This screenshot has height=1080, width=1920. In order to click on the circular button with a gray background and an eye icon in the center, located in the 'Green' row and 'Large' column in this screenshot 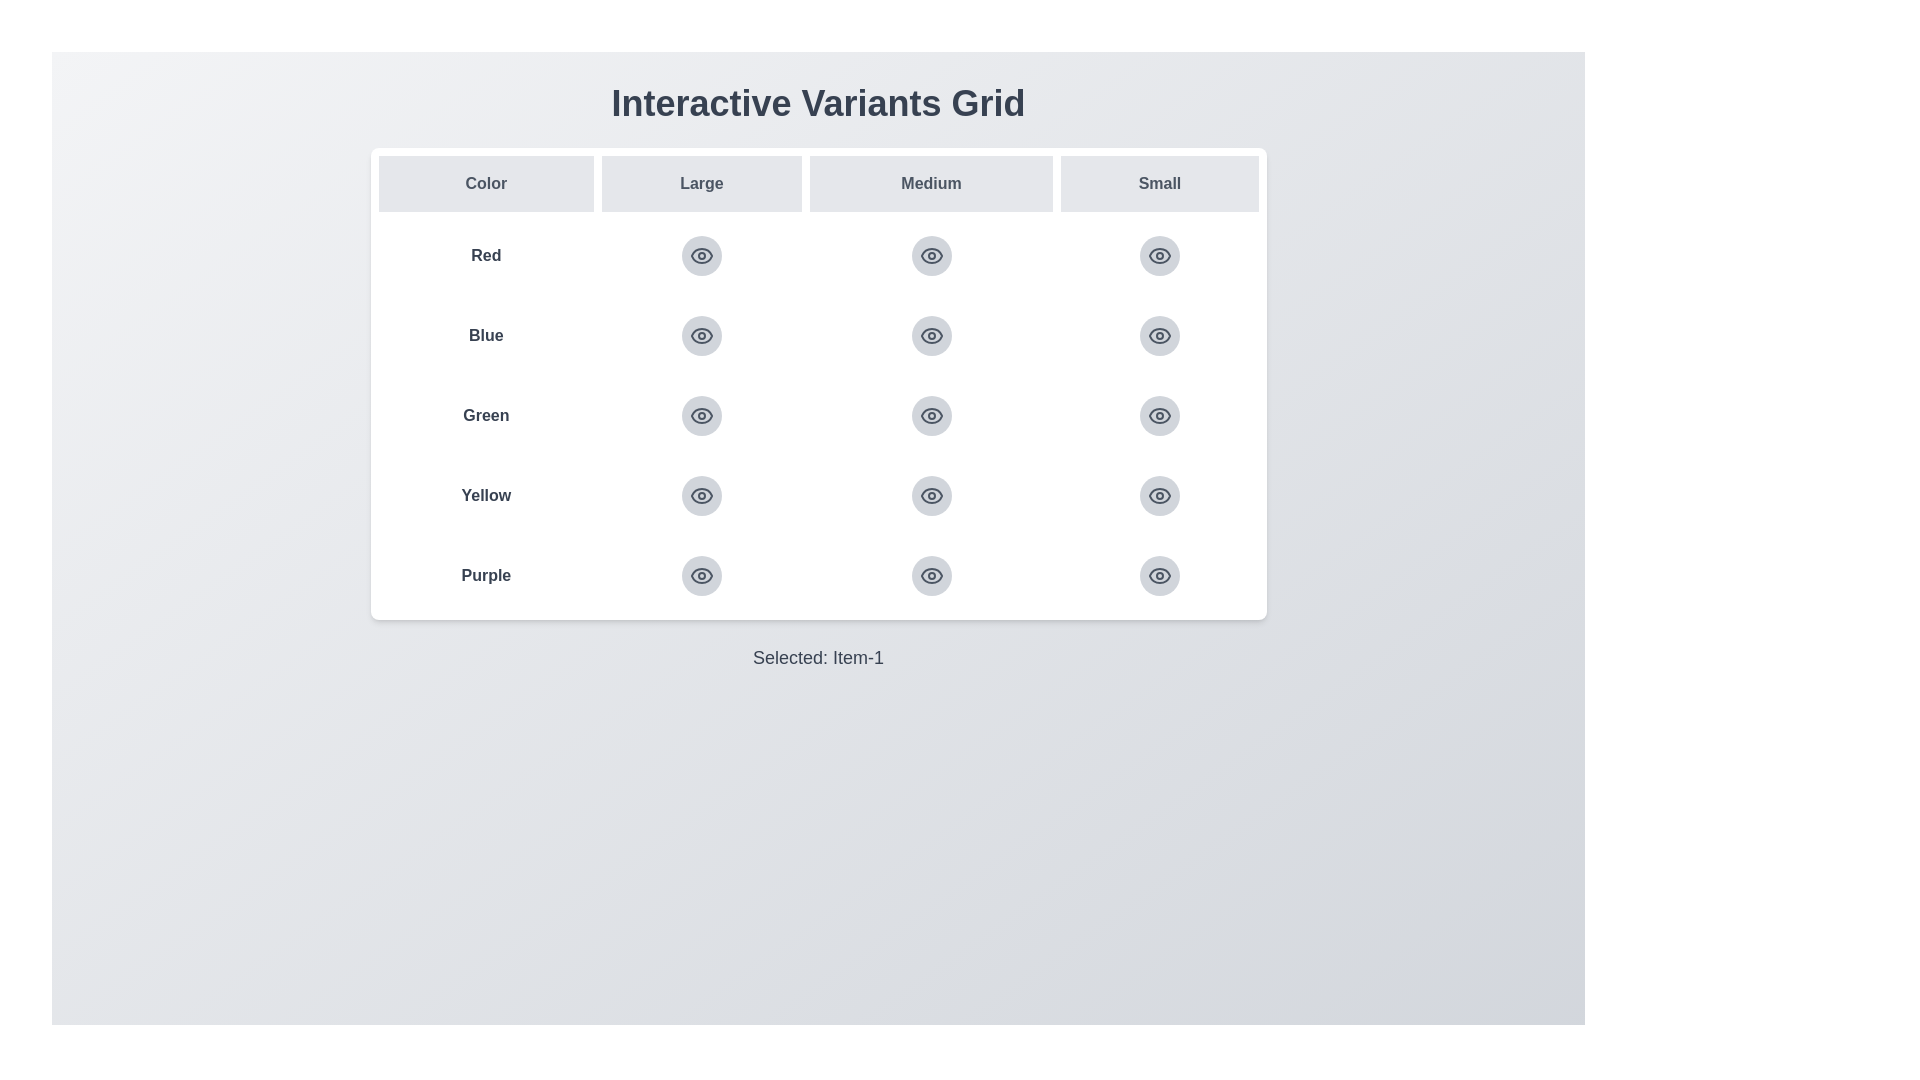, I will do `click(701, 415)`.